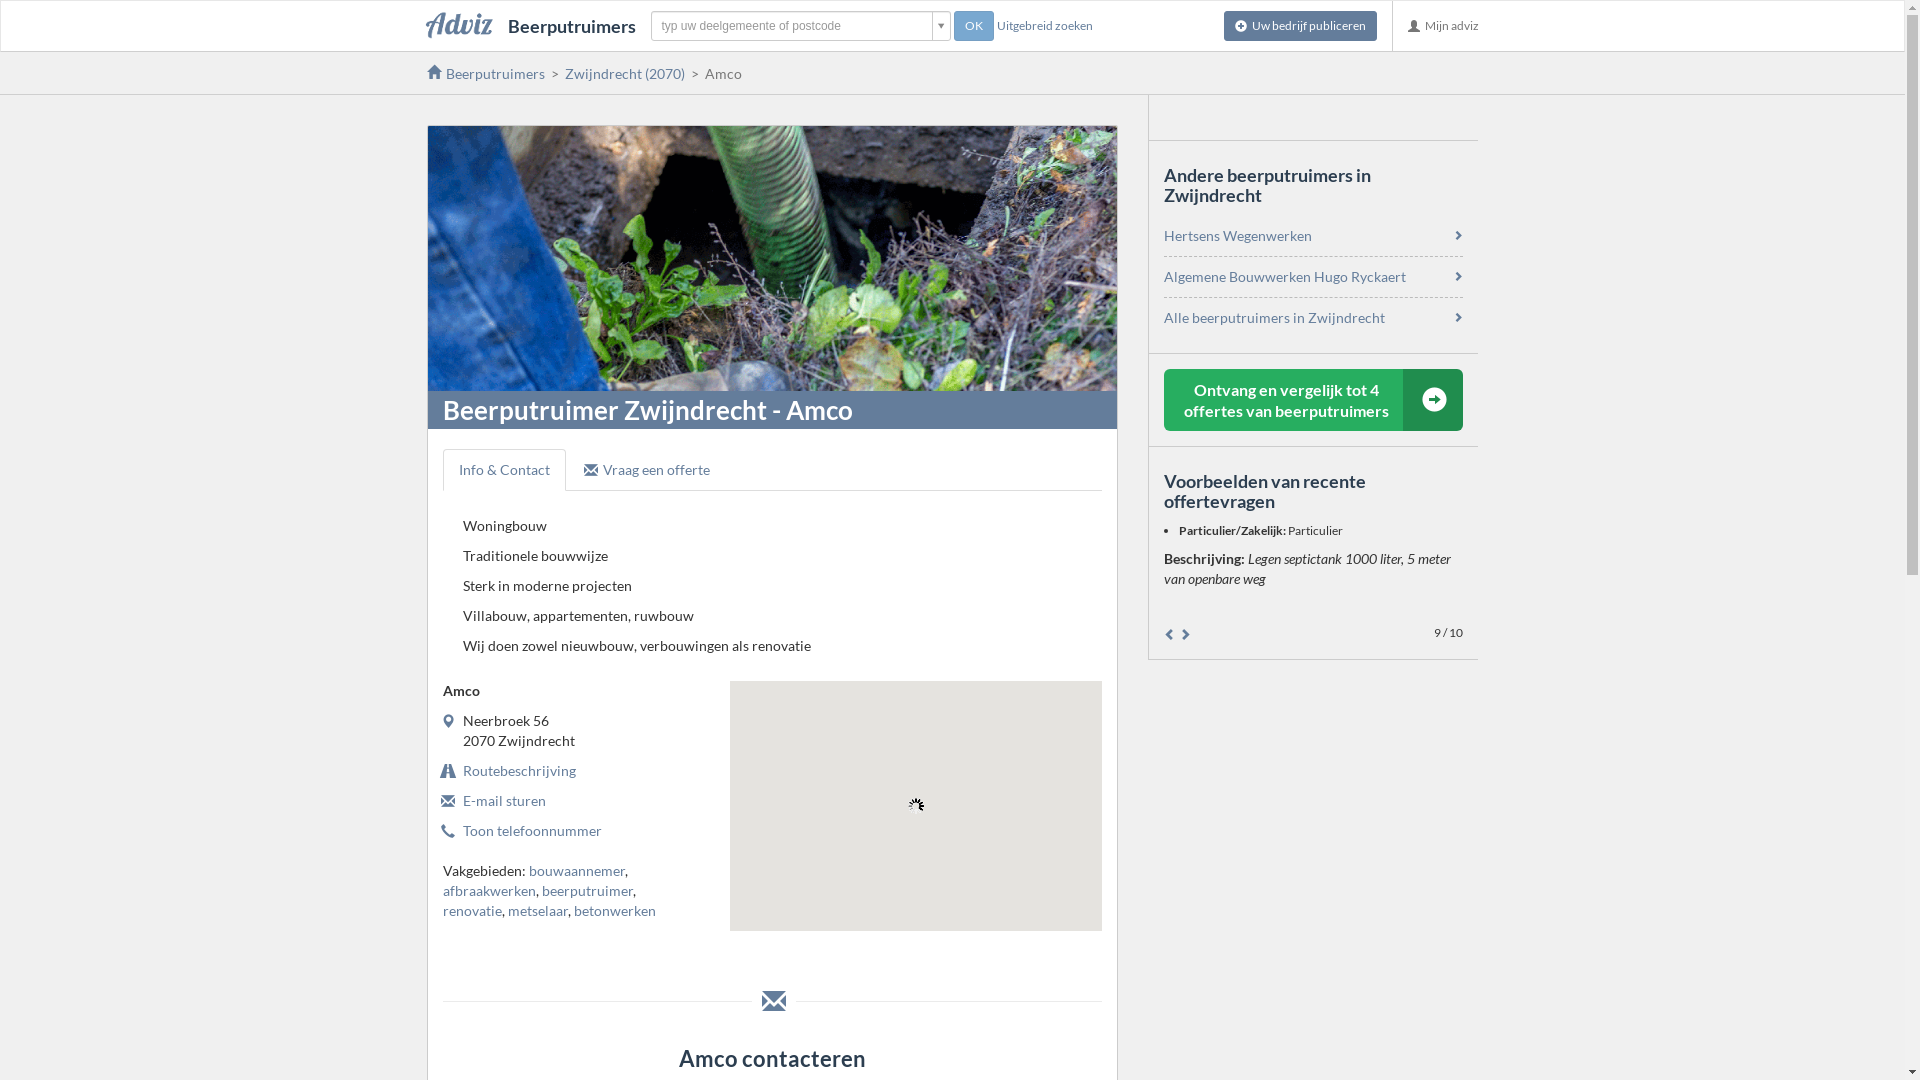 The image size is (1920, 1080). Describe the element at coordinates (1314, 400) in the screenshot. I see `'Ontvang en vergelijk tot 4 offertes van beerputruimers'` at that location.